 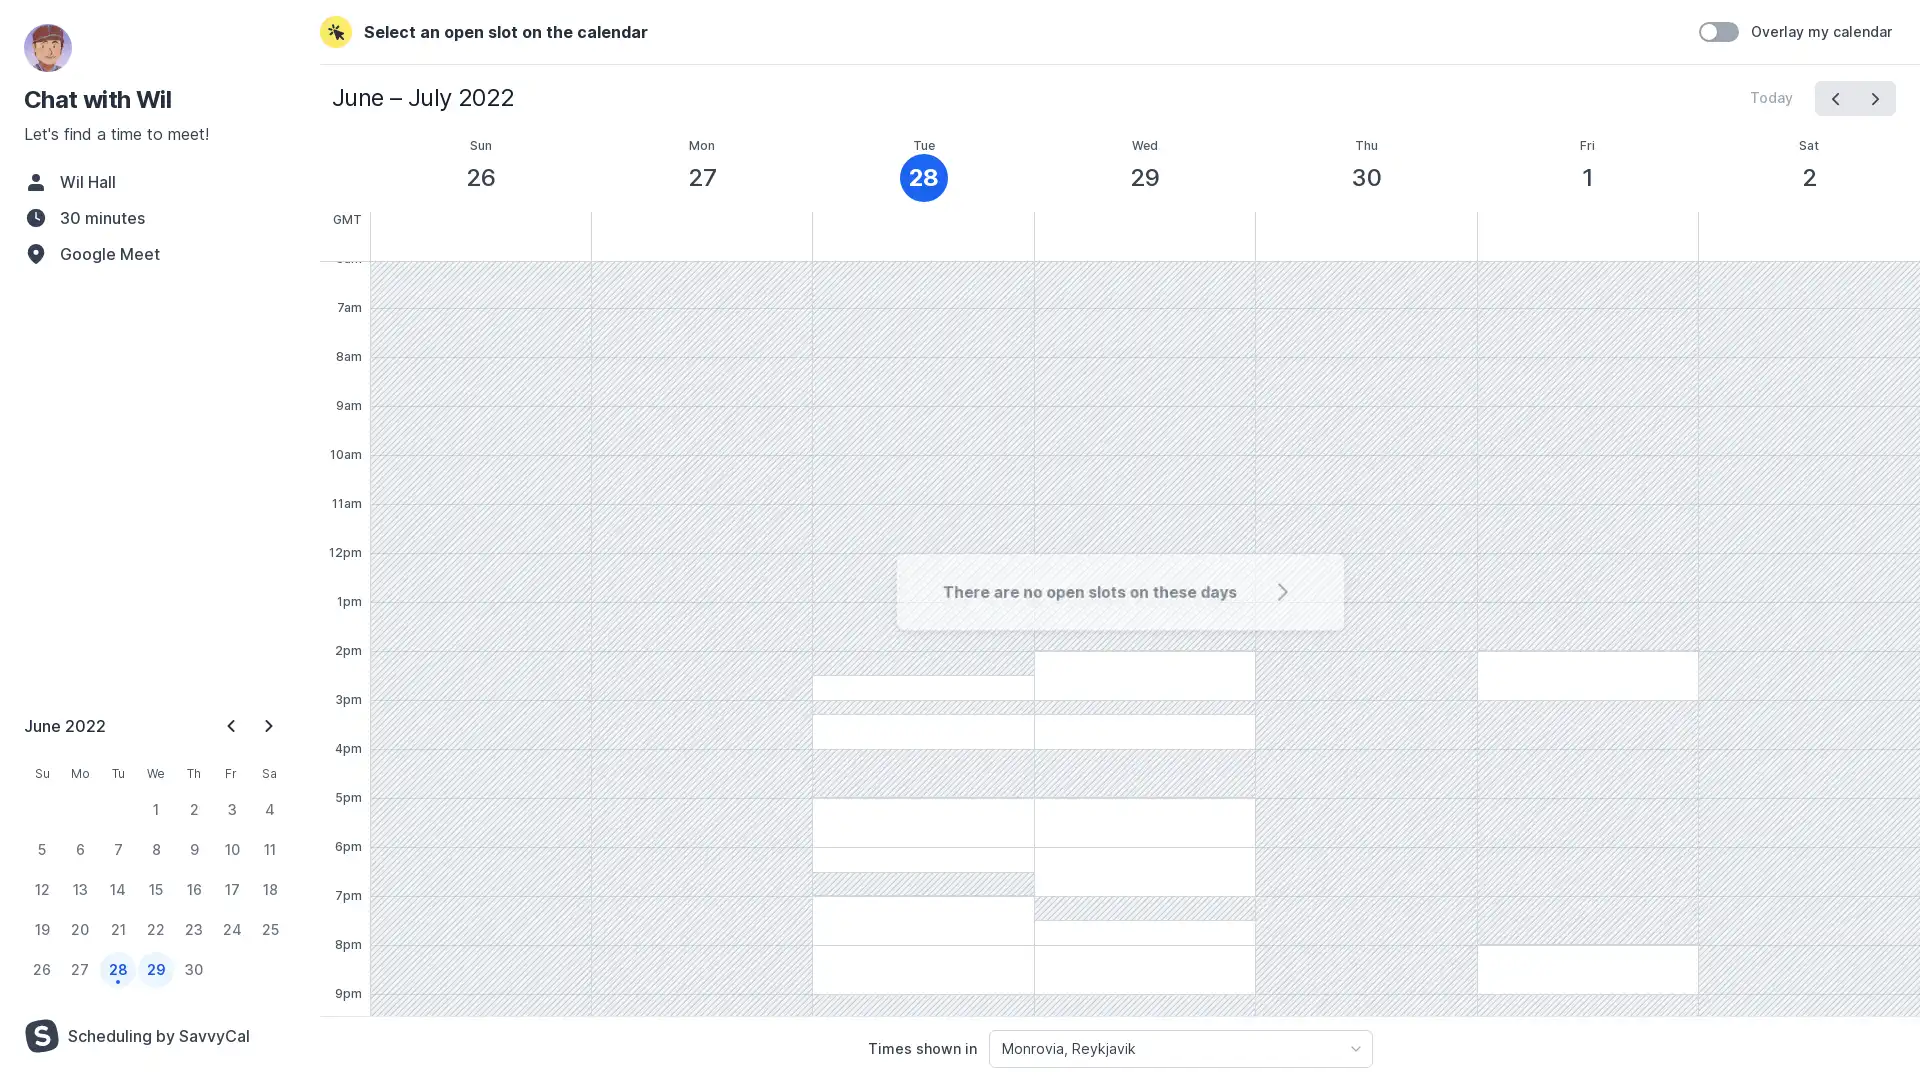 What do you see at coordinates (230, 725) in the screenshot?
I see `Previous Month` at bounding box center [230, 725].